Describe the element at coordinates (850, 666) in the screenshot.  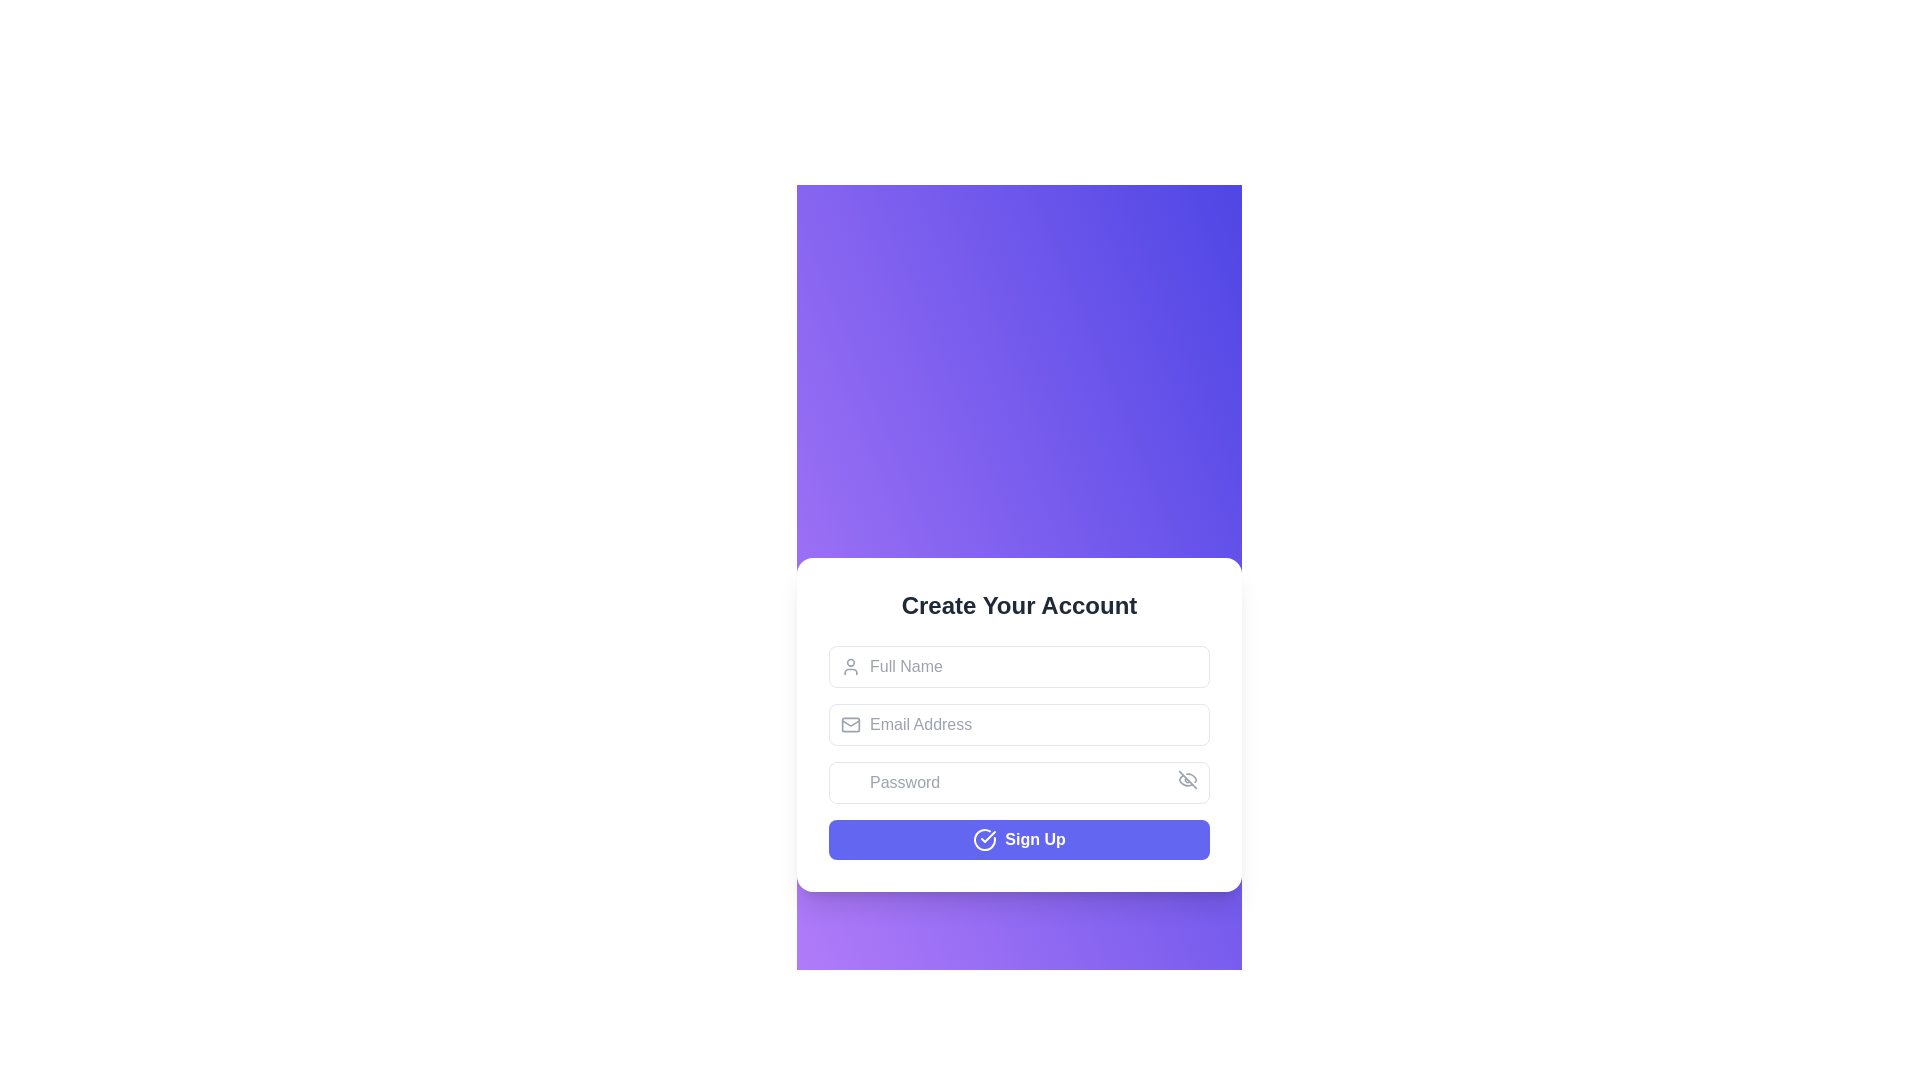
I see `the circular user profile image icon located to the left of the 'Full Name' input field` at that location.